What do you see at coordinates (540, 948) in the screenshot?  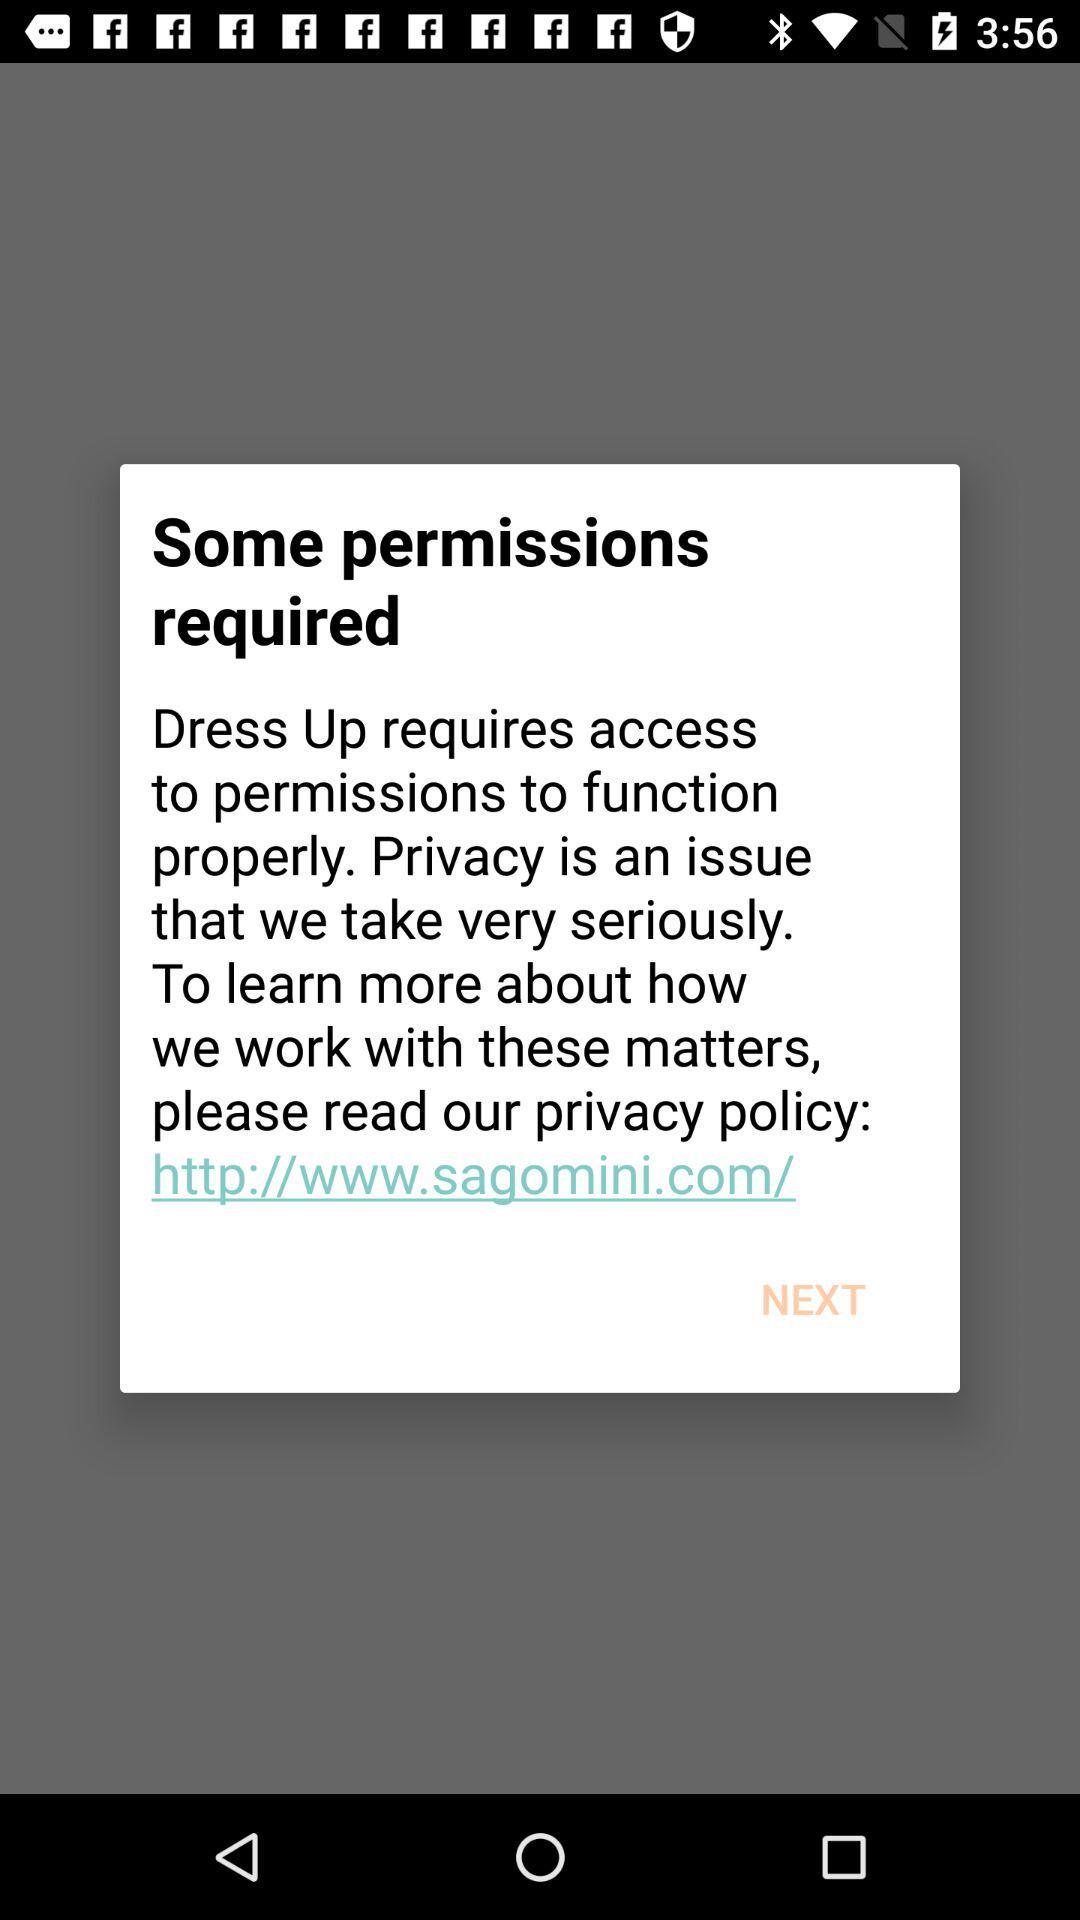 I see `icon below the some permissions required` at bounding box center [540, 948].